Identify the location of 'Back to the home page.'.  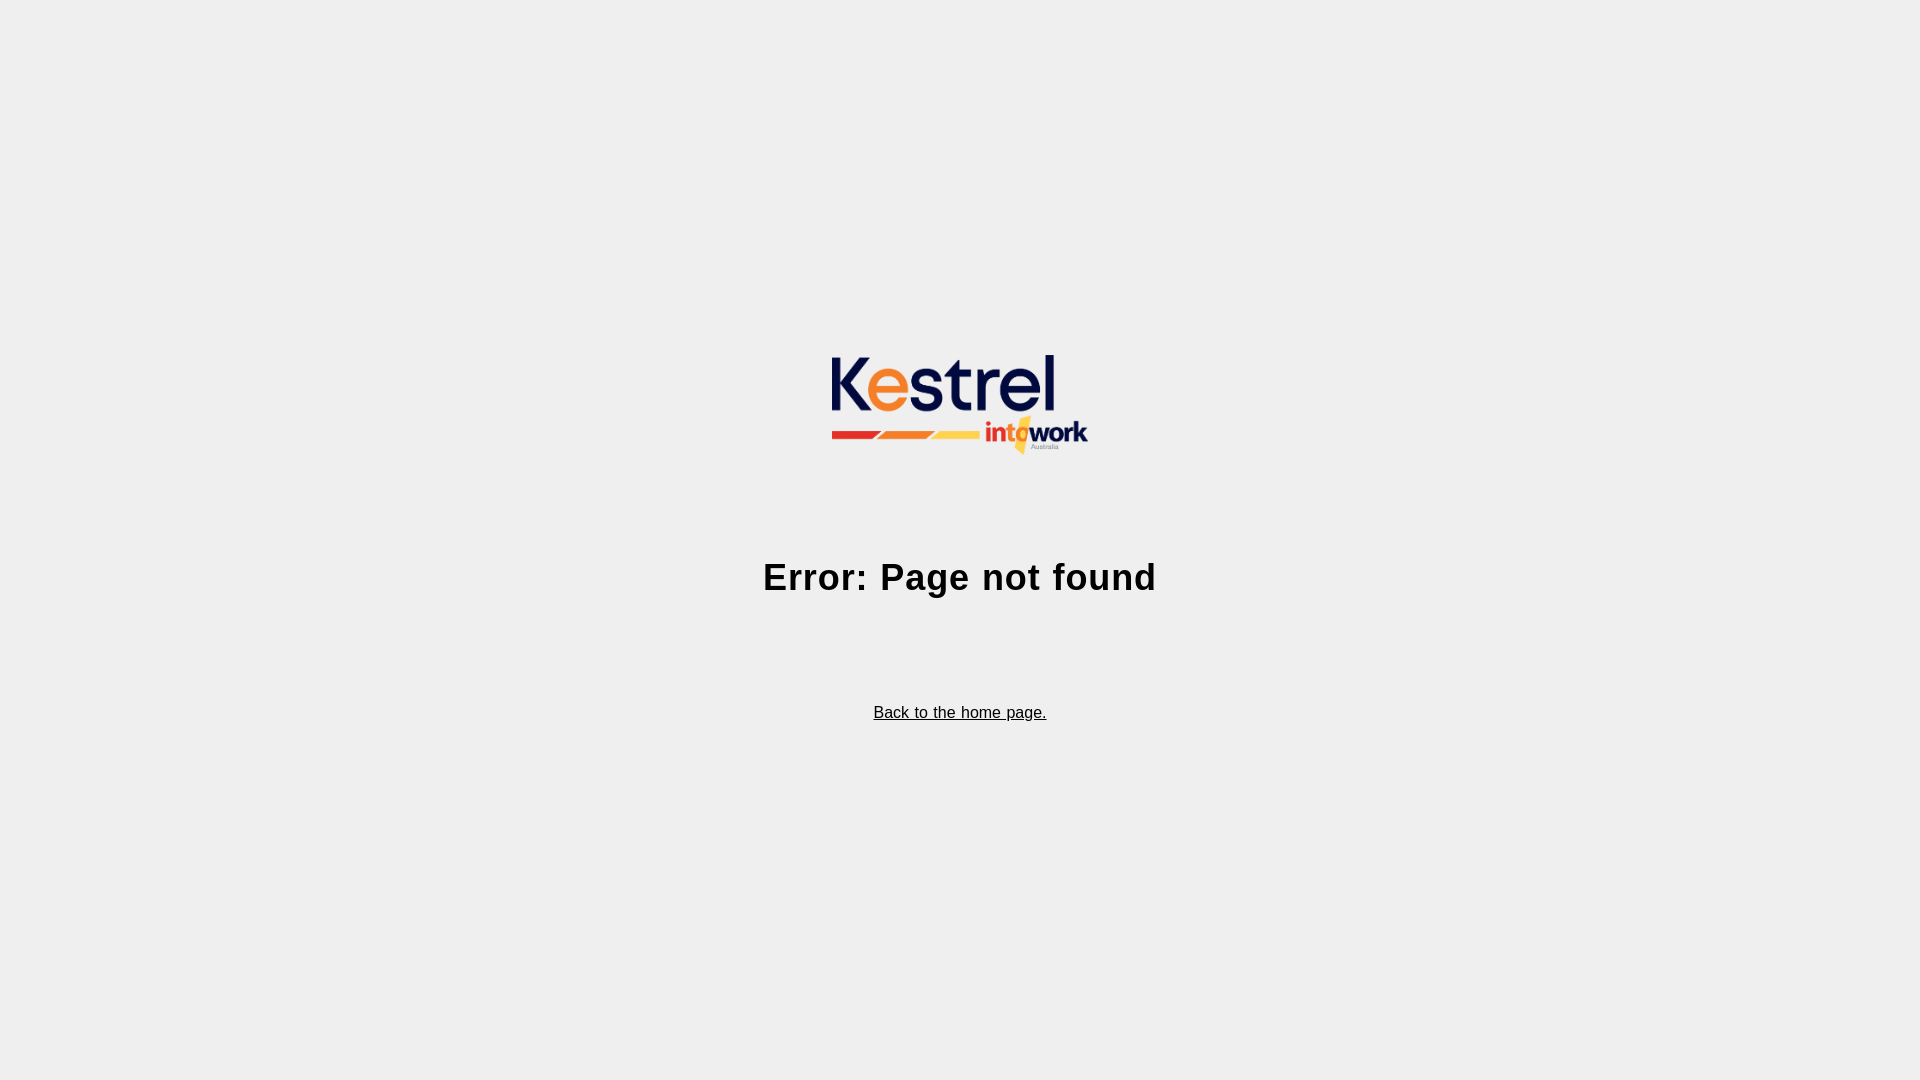
(958, 712).